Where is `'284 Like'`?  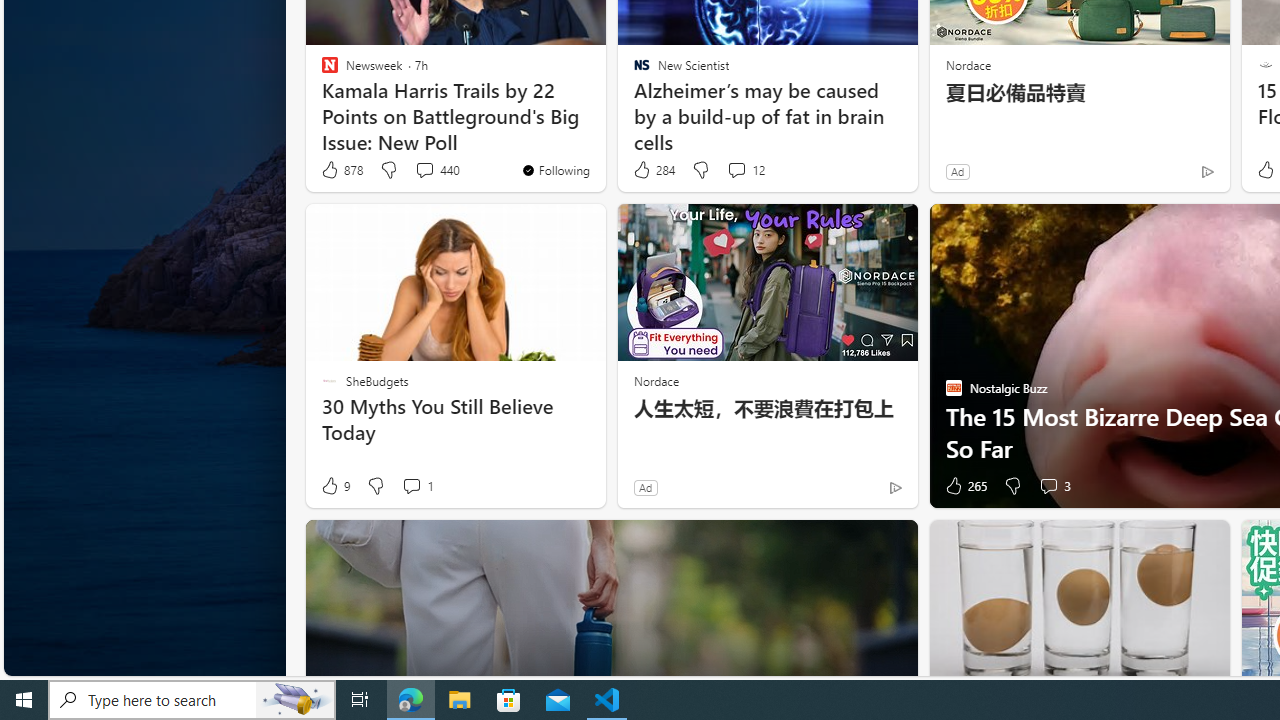
'284 Like' is located at coordinates (653, 169).